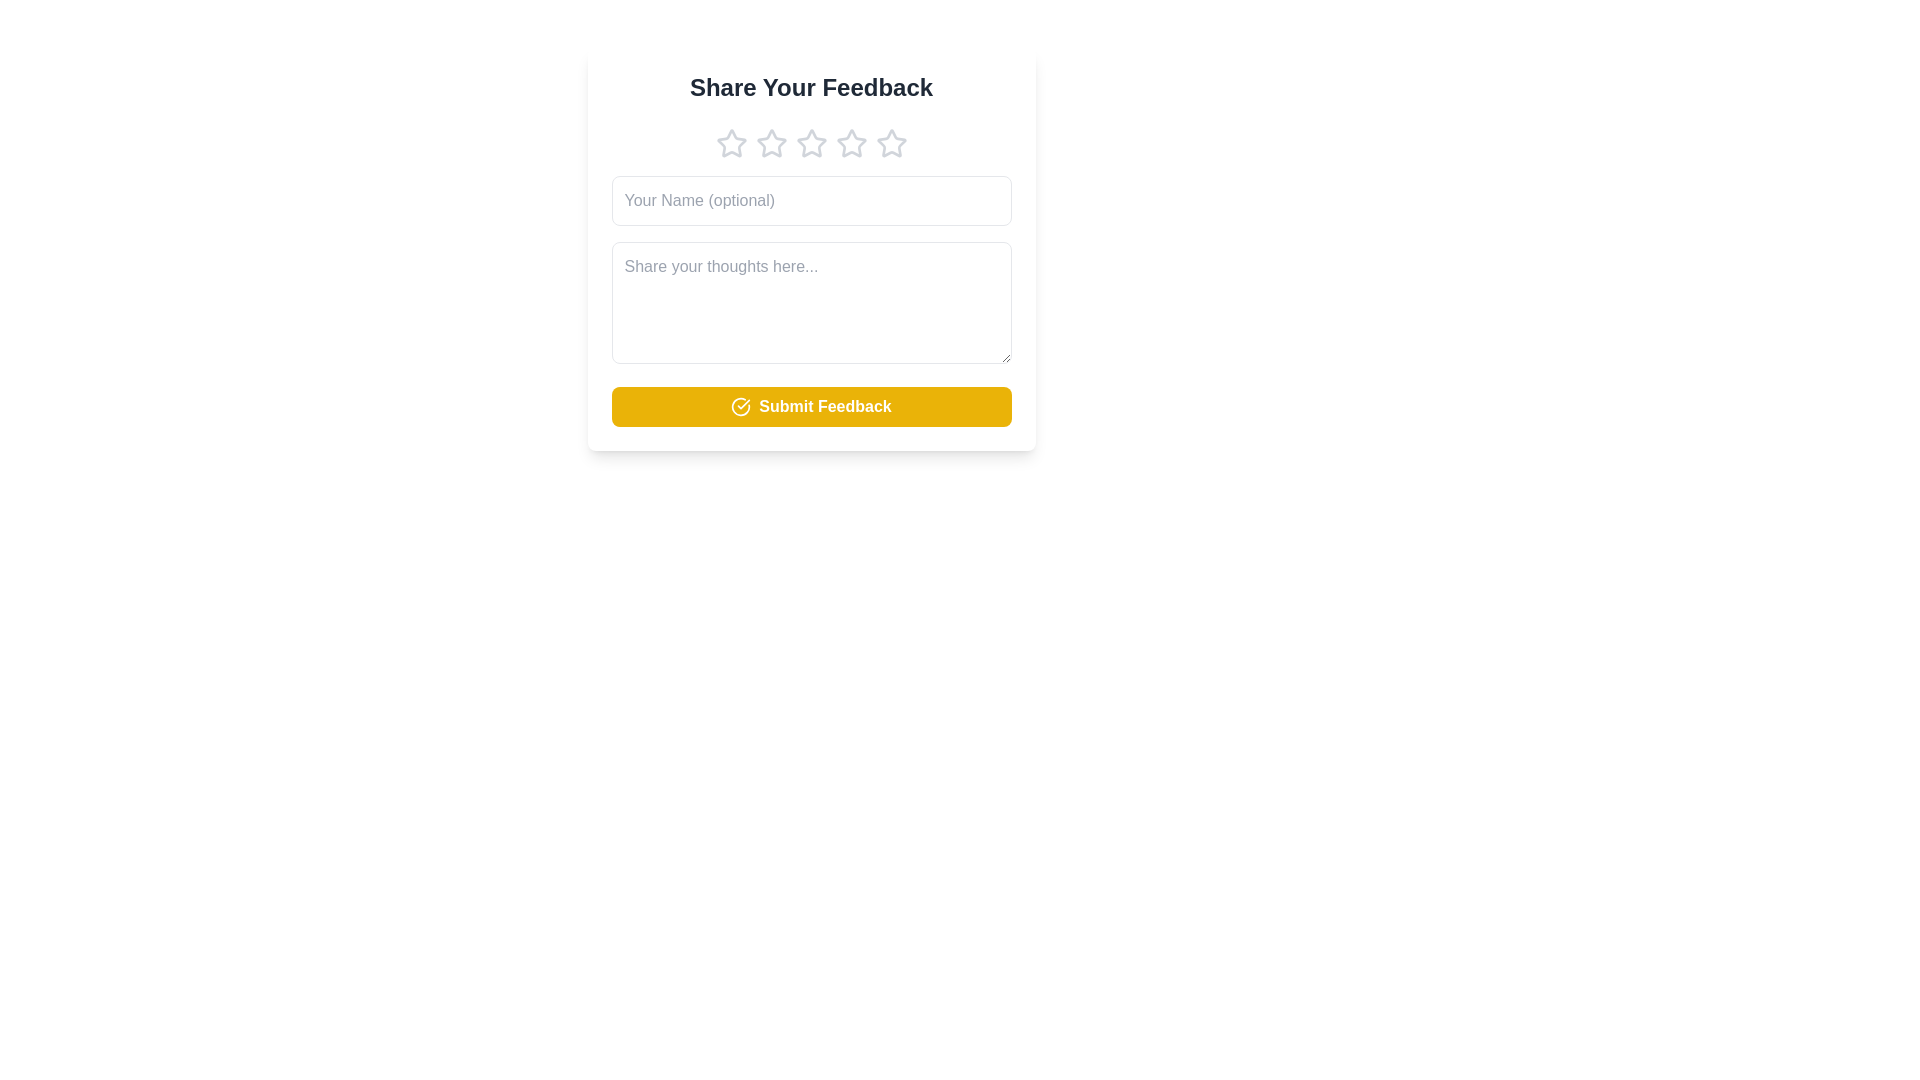 This screenshot has width=1920, height=1080. What do you see at coordinates (890, 142) in the screenshot?
I see `across the fifth star icon in the star-rating system` at bounding box center [890, 142].